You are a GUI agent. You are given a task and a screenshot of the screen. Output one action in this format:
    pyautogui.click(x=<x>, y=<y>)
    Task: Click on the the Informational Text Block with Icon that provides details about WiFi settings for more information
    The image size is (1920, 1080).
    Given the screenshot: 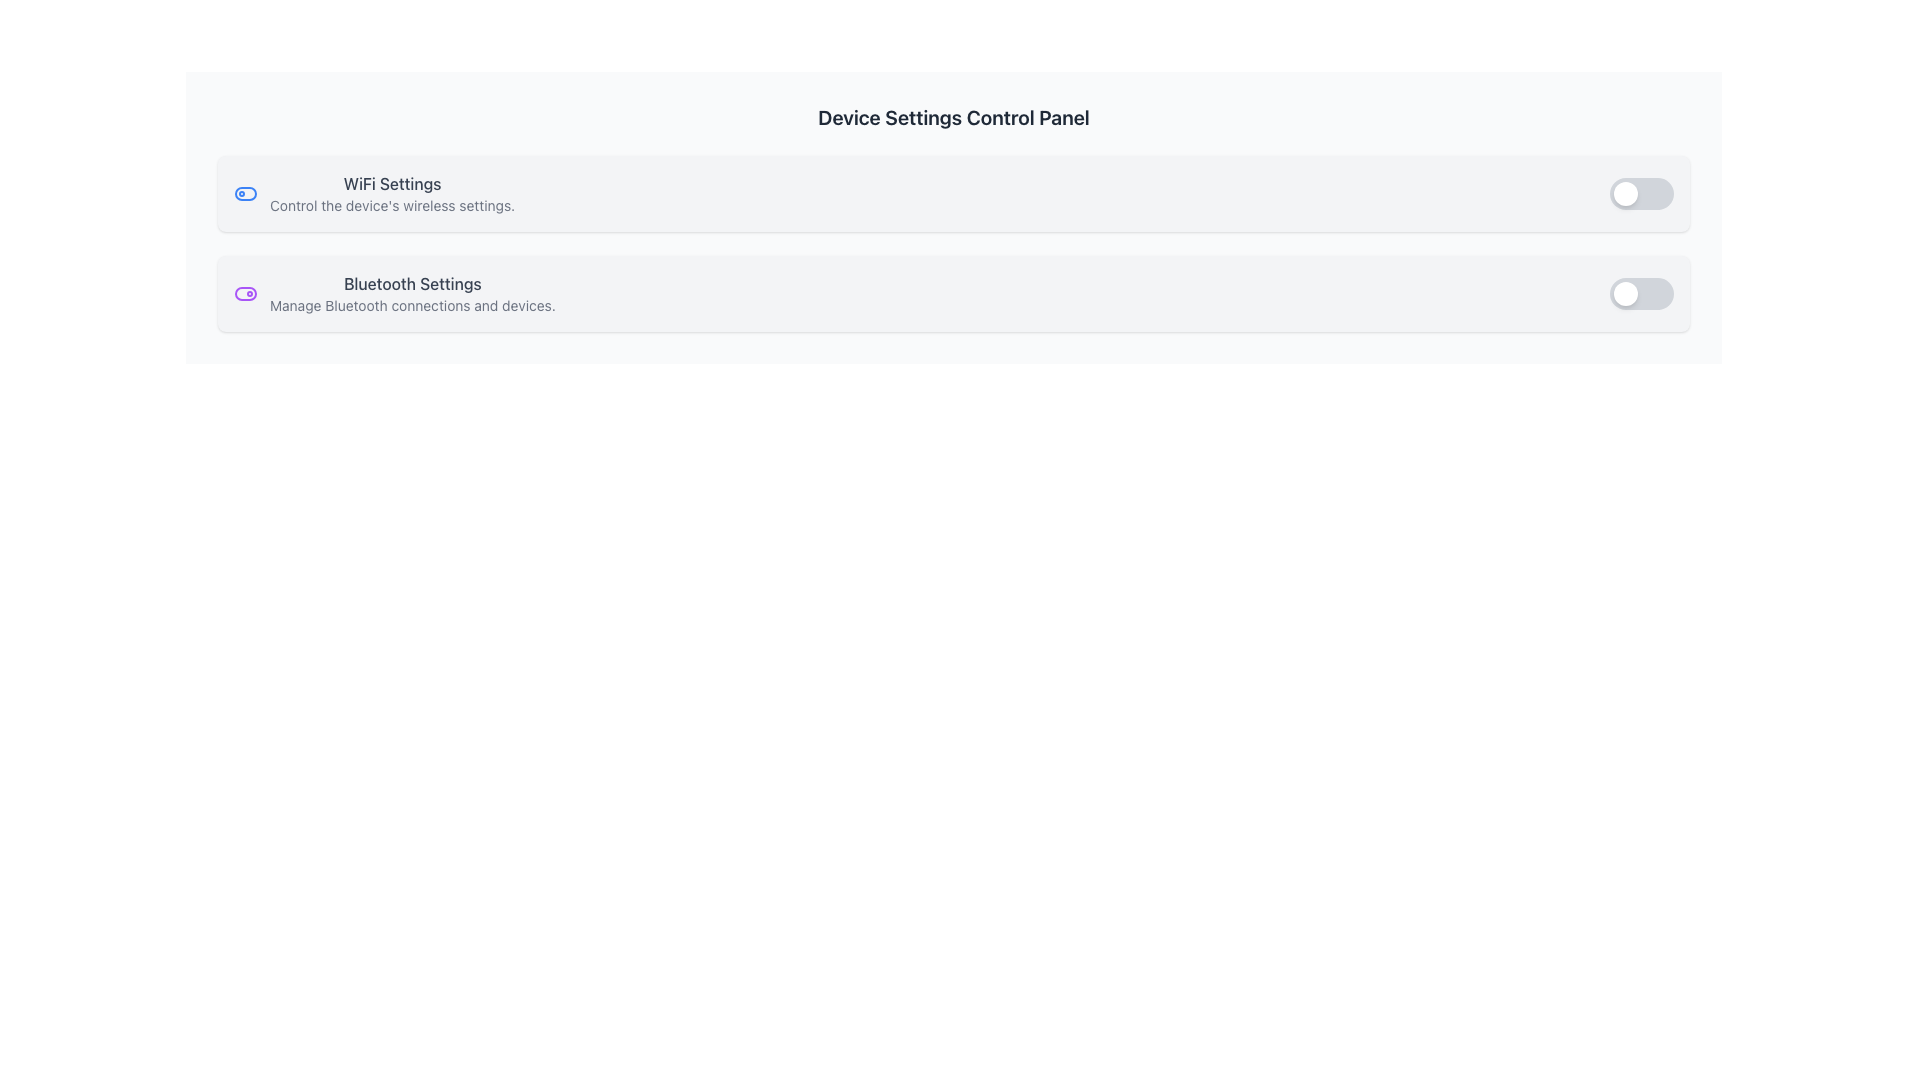 What is the action you would take?
    pyautogui.click(x=374, y=193)
    